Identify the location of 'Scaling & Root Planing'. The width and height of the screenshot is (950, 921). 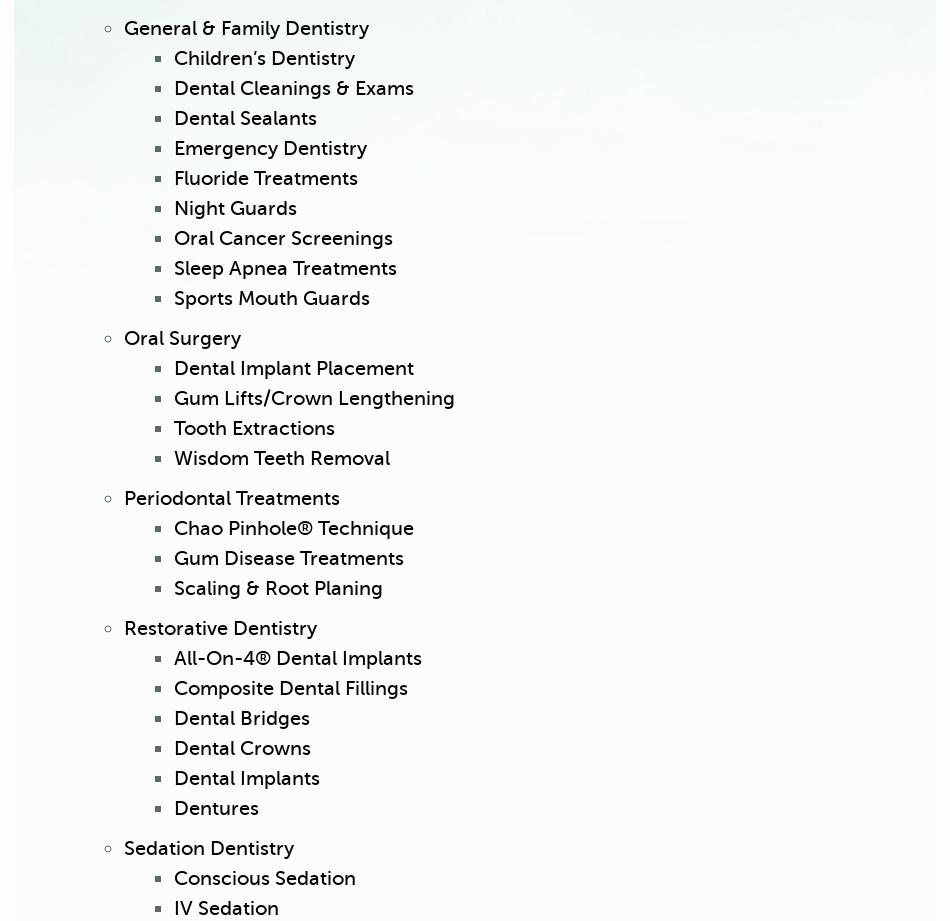
(277, 587).